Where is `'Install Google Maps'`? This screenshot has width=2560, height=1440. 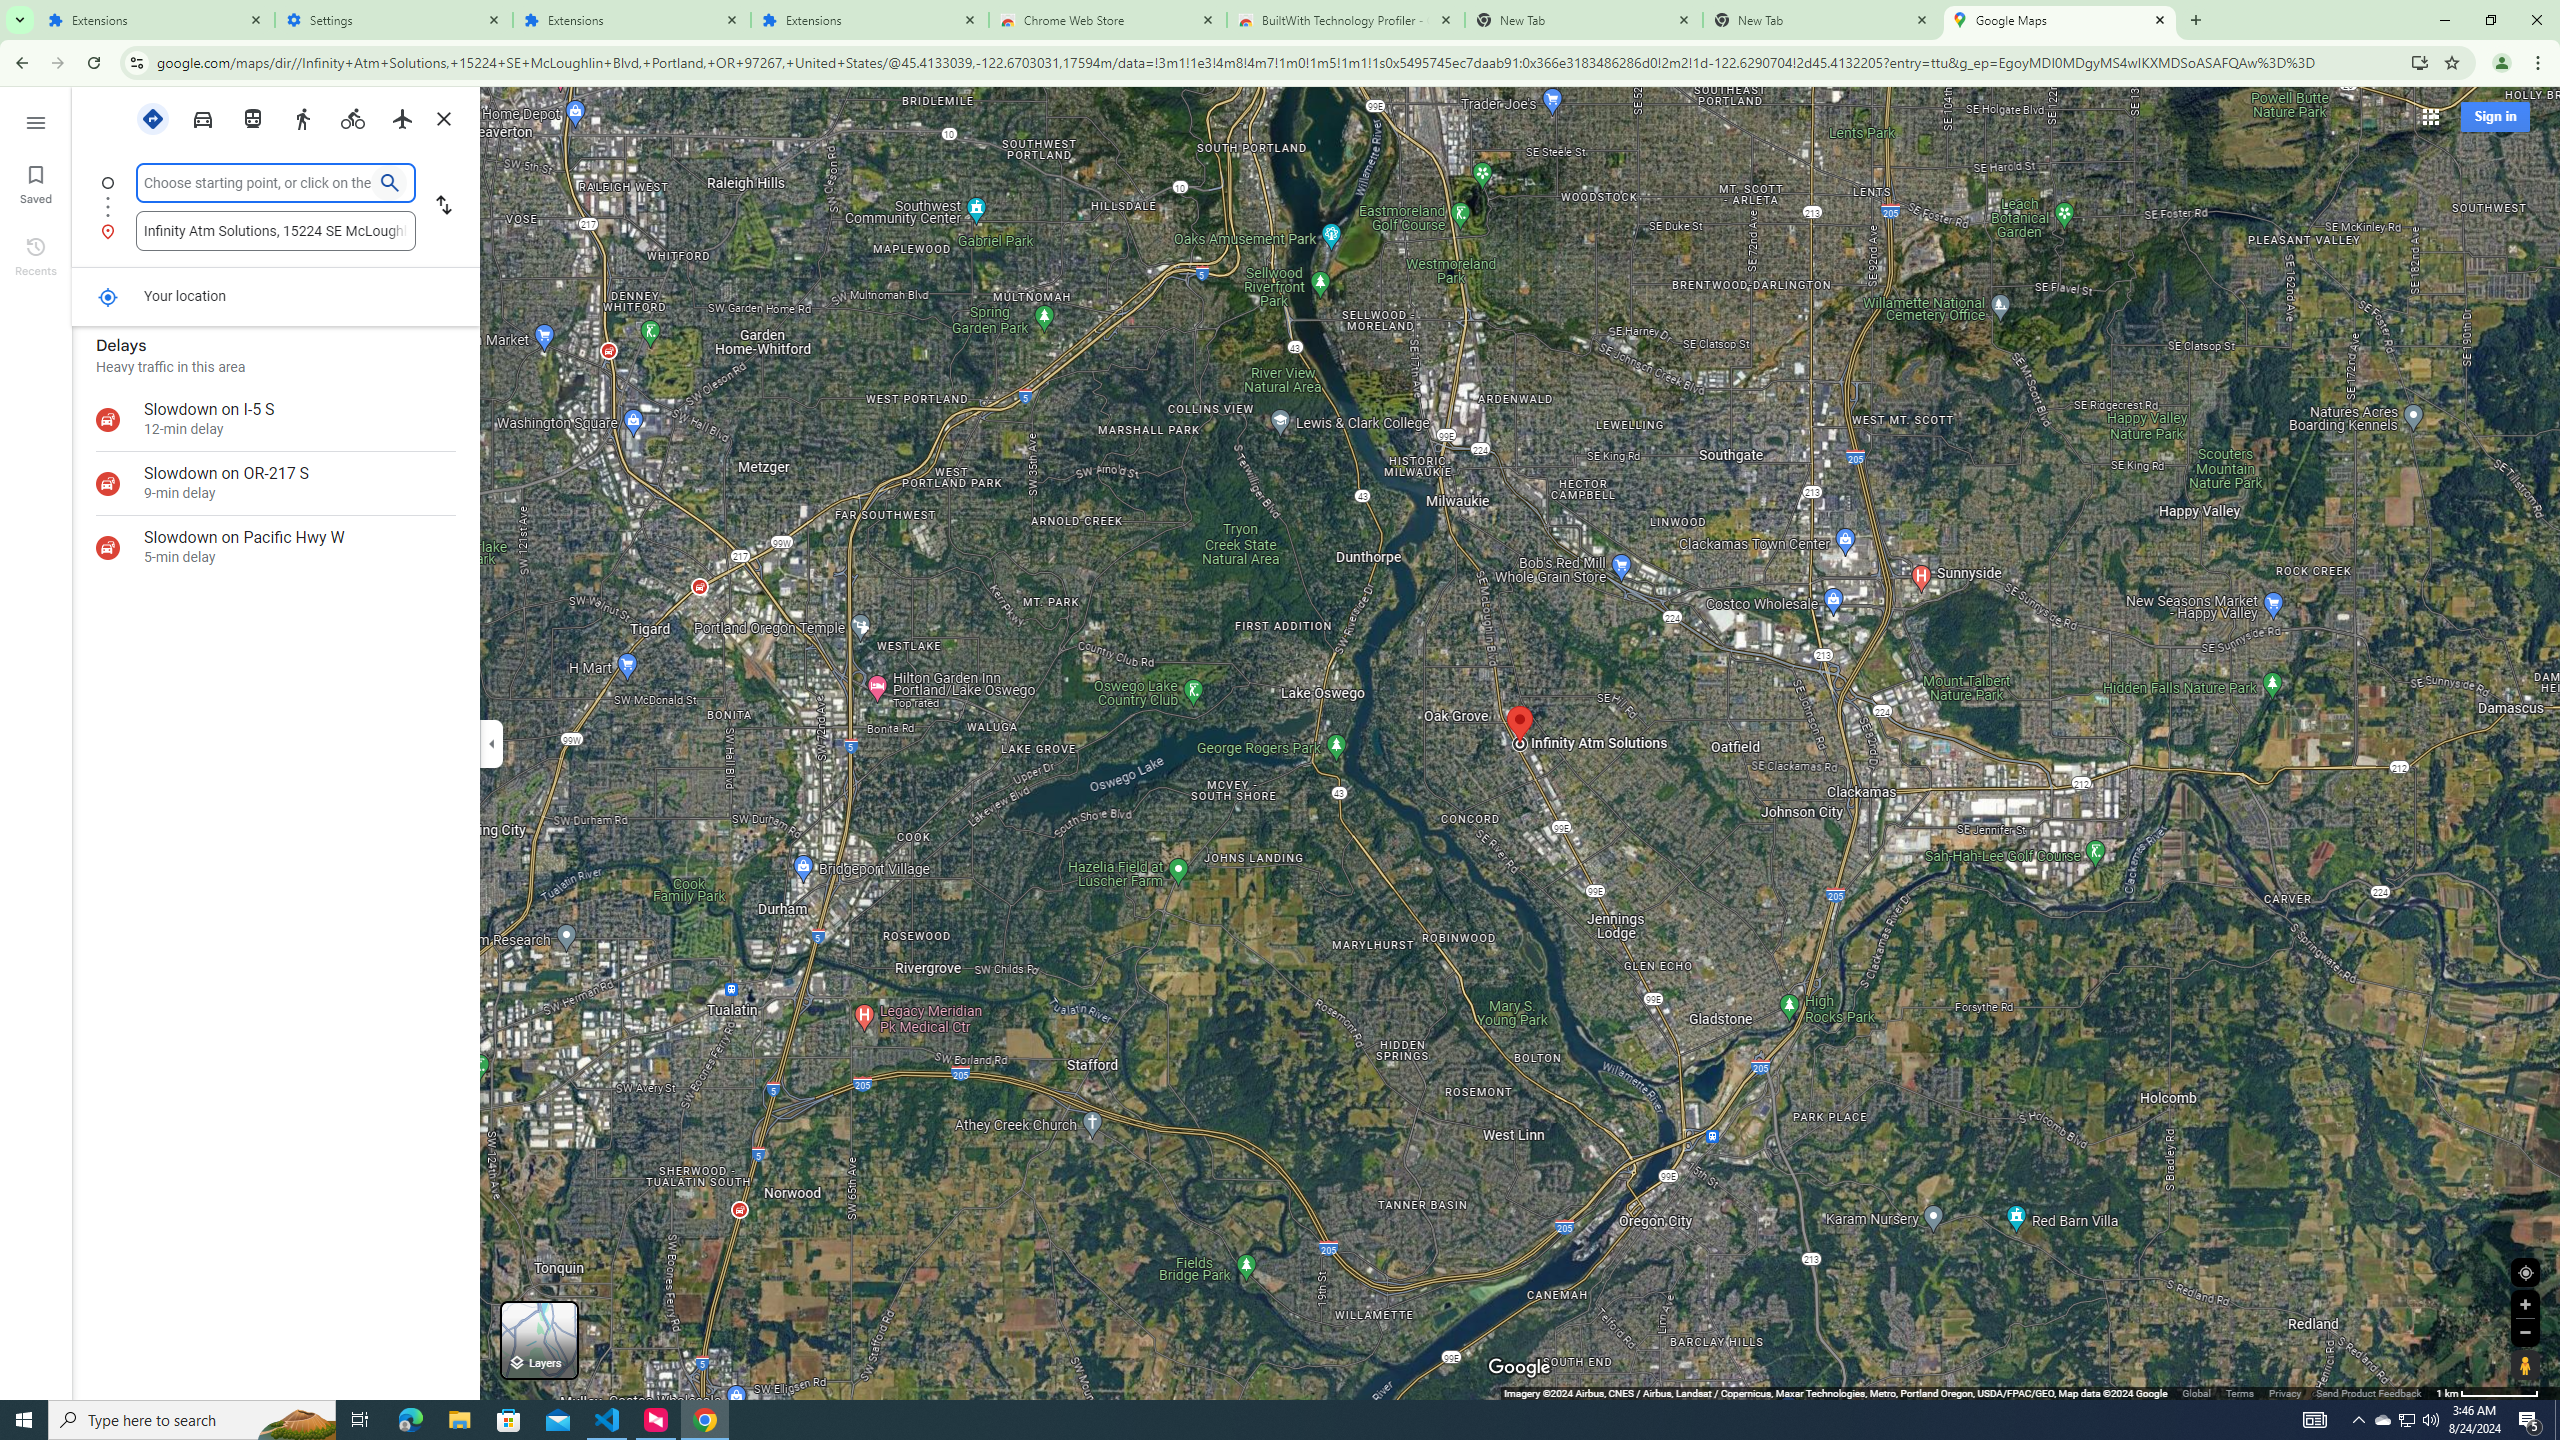 'Install Google Maps' is located at coordinates (2420, 61).